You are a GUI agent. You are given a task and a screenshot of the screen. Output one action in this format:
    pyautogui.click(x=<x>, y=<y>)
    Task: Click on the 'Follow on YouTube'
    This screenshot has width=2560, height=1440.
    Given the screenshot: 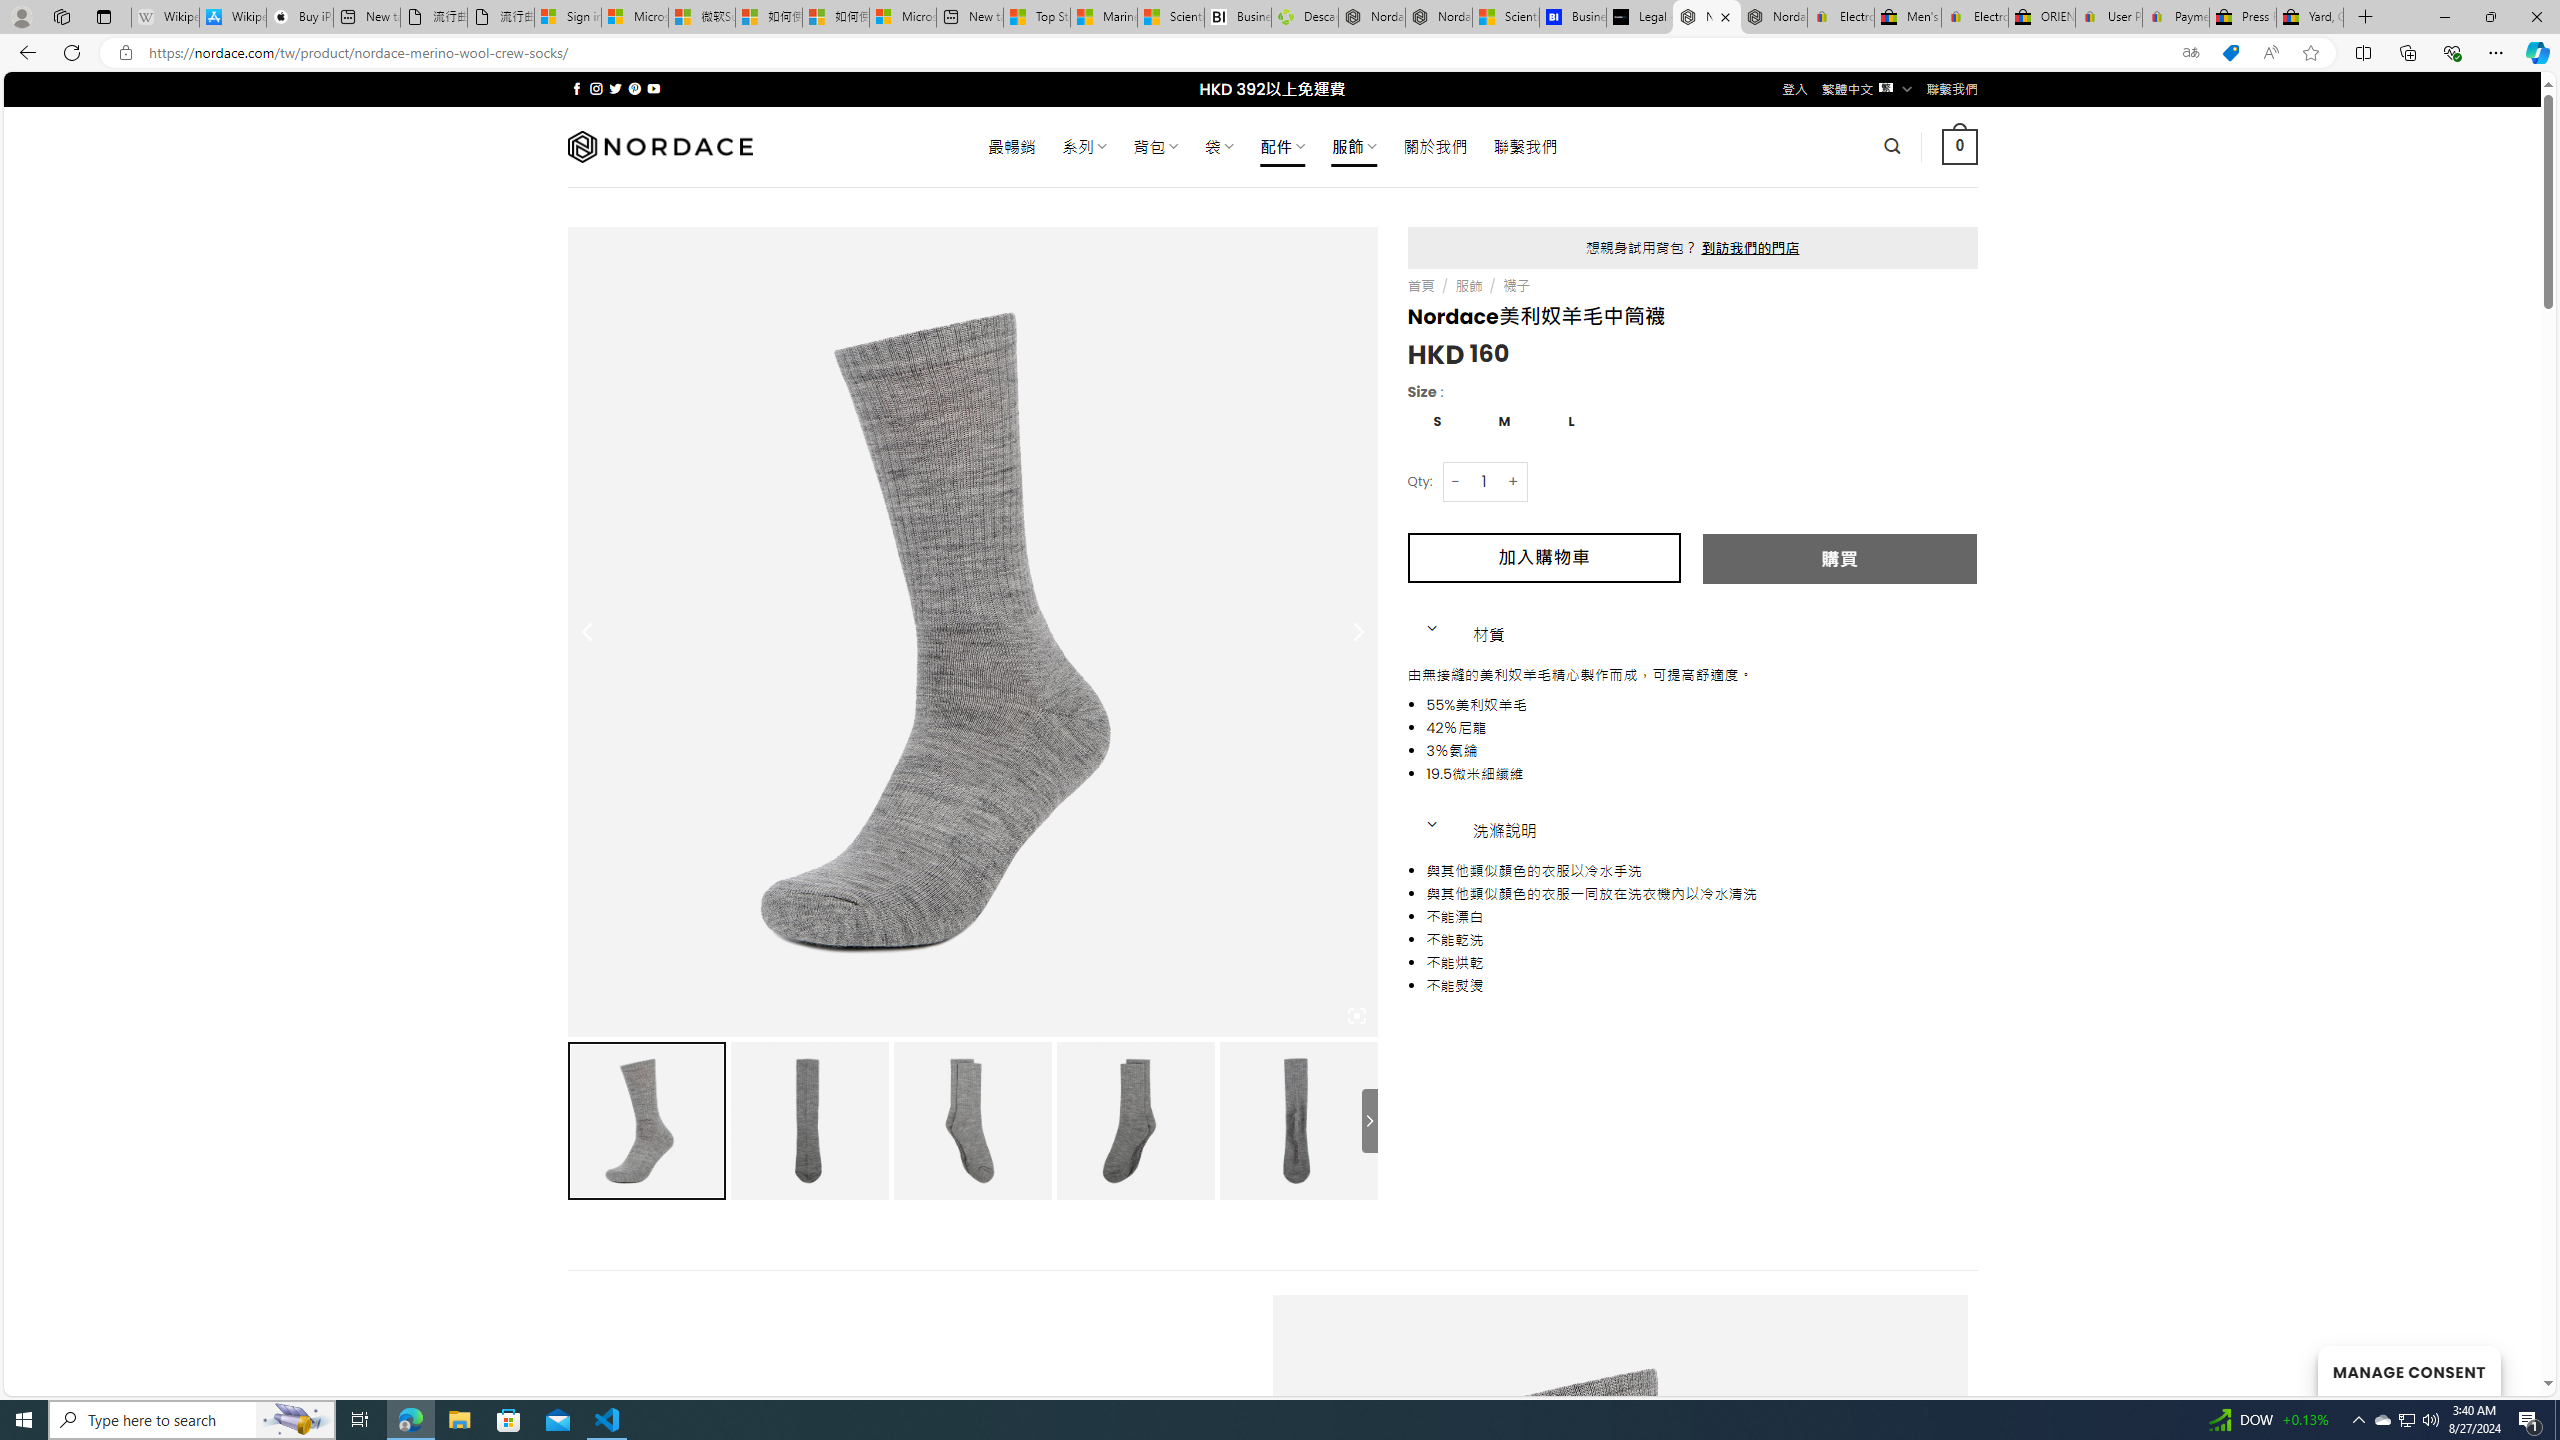 What is the action you would take?
    pyautogui.click(x=653, y=88)
    